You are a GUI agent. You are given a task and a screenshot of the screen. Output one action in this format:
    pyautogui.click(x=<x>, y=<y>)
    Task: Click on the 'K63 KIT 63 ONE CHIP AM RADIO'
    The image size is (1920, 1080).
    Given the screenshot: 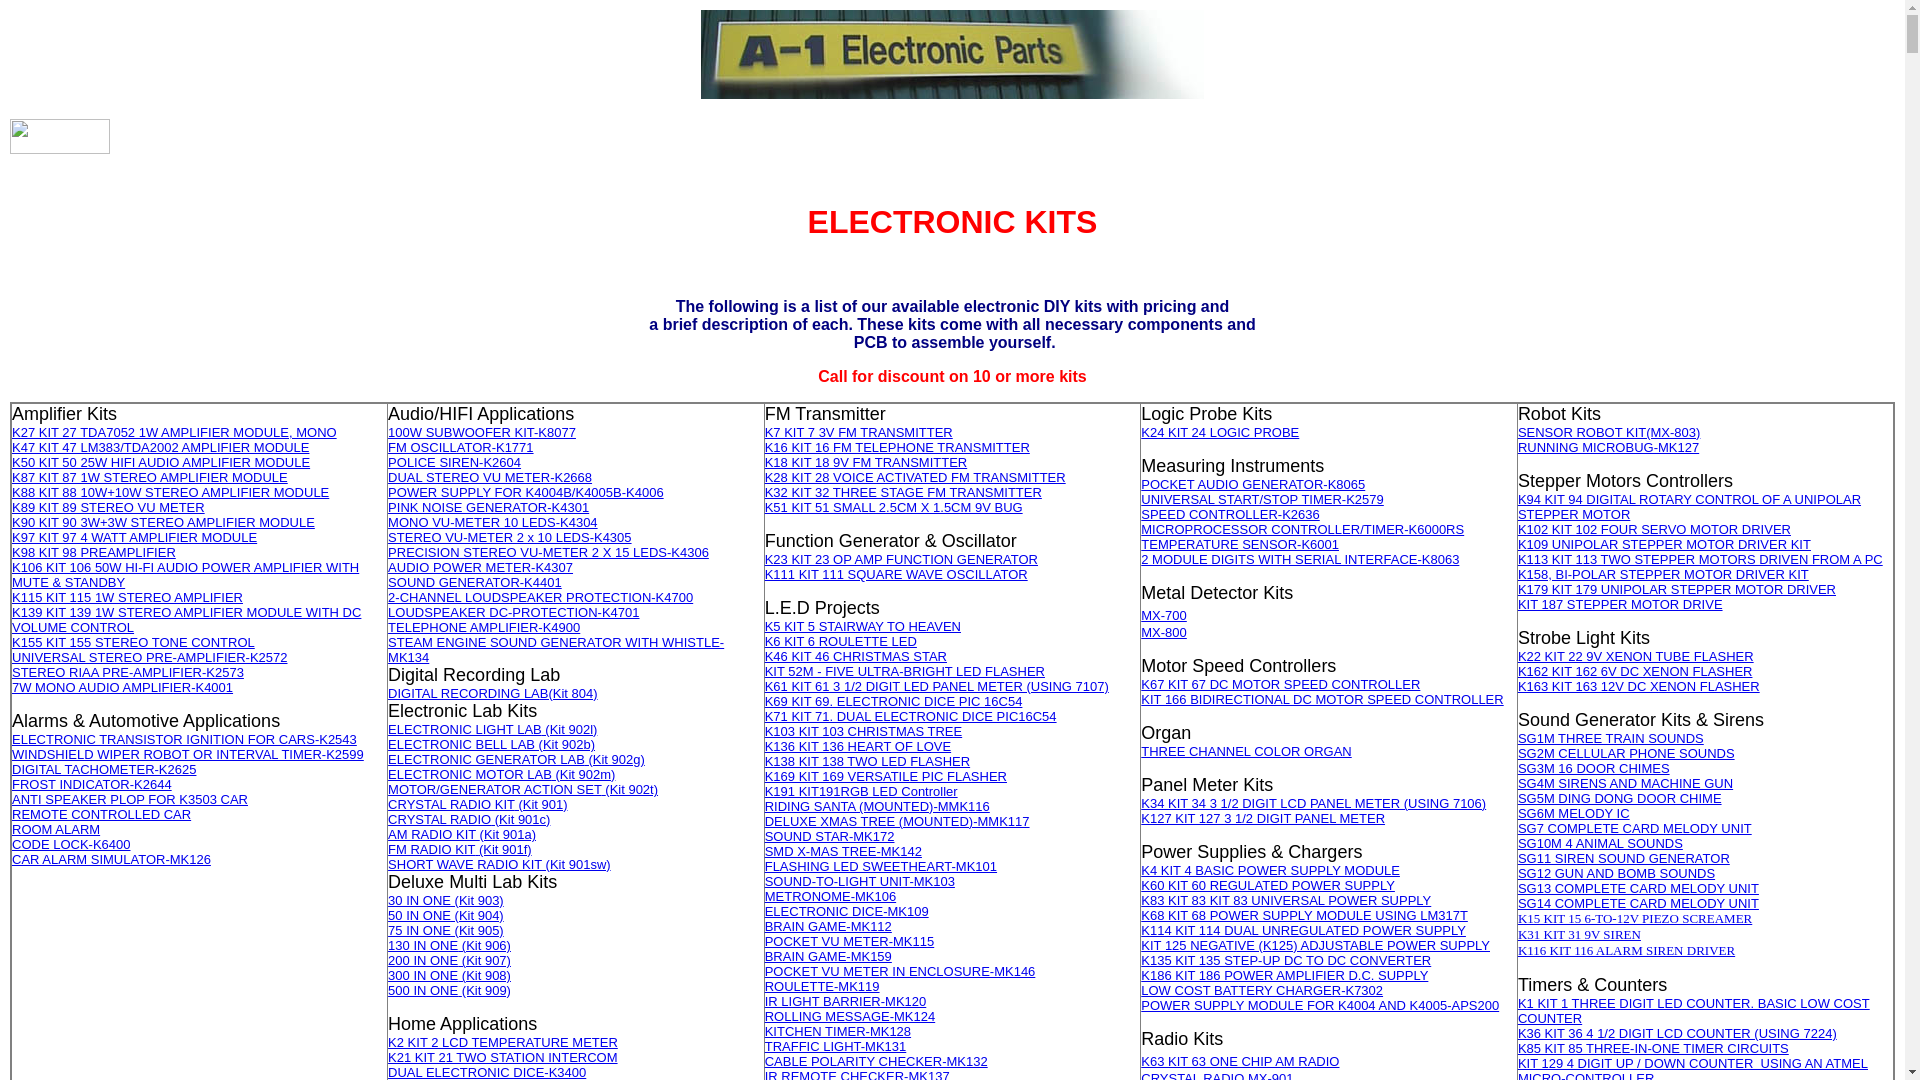 What is the action you would take?
    pyautogui.click(x=1238, y=1060)
    